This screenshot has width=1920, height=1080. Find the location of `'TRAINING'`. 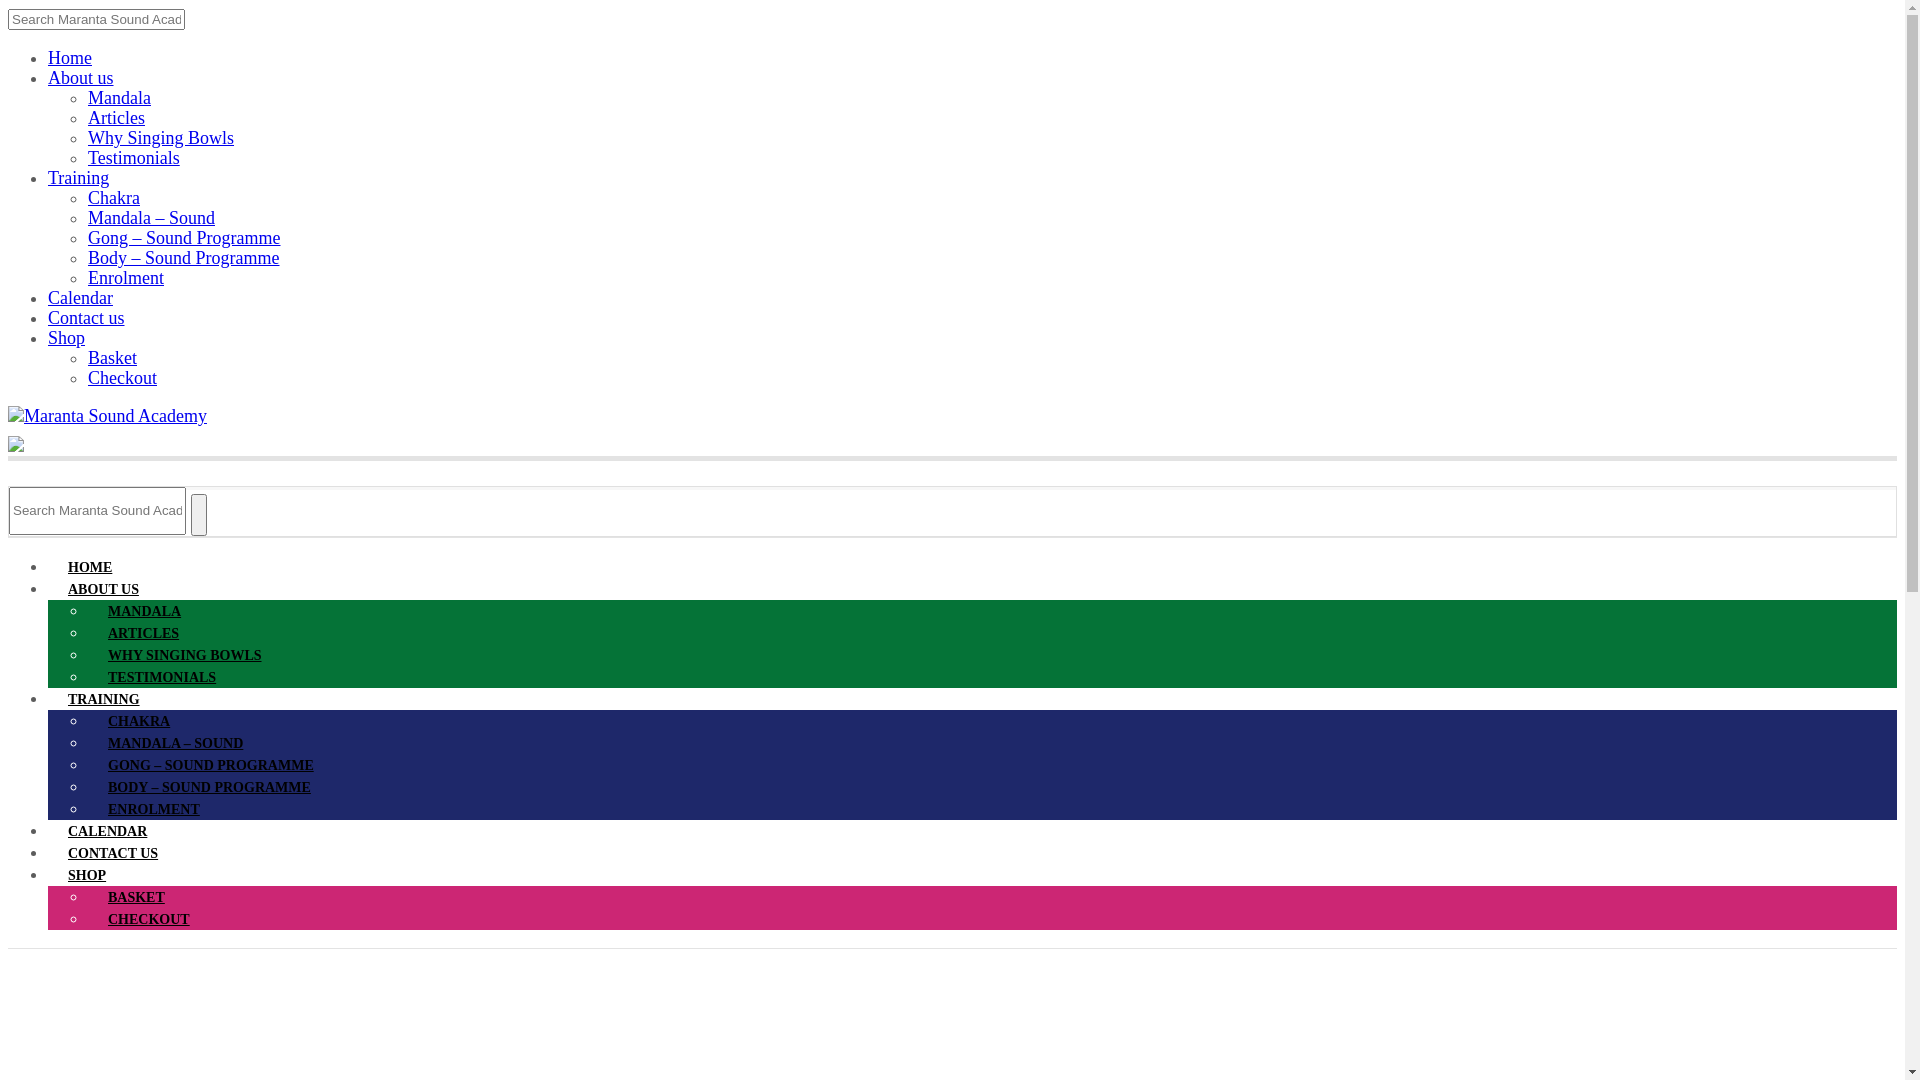

'TRAINING' is located at coordinates (103, 698).